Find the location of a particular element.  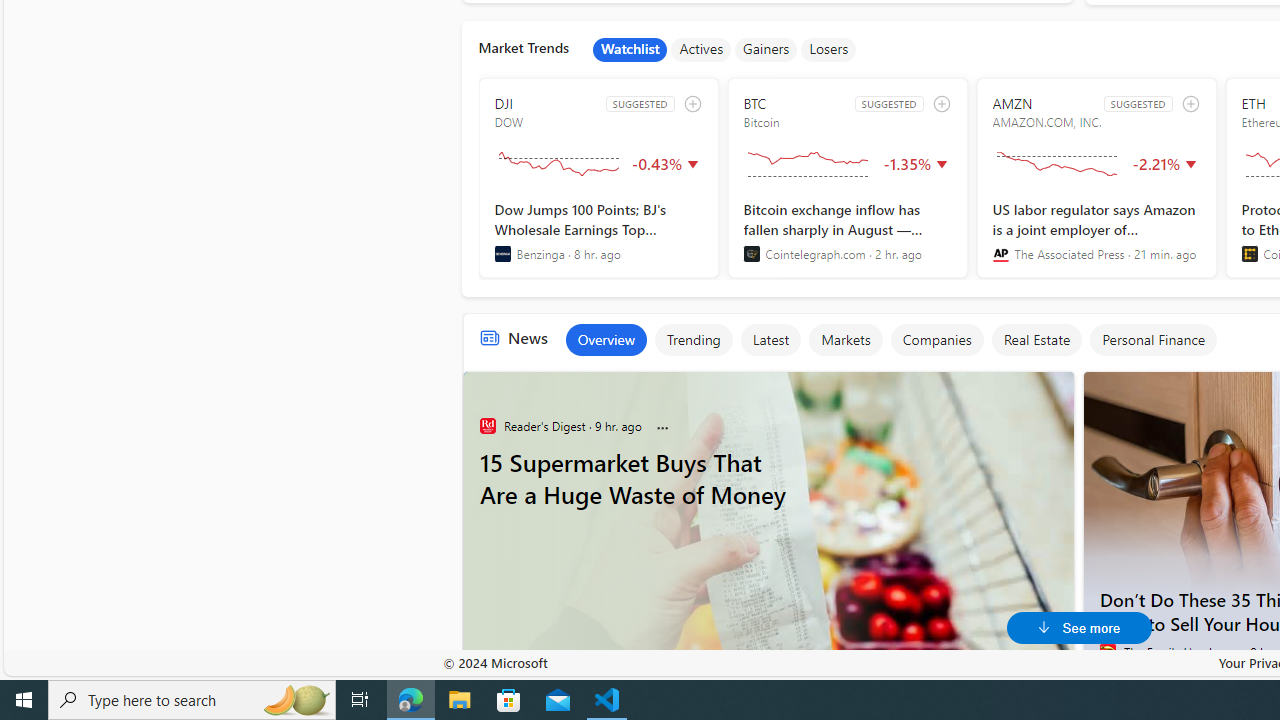

'The Family Handyman' is located at coordinates (1106, 651).